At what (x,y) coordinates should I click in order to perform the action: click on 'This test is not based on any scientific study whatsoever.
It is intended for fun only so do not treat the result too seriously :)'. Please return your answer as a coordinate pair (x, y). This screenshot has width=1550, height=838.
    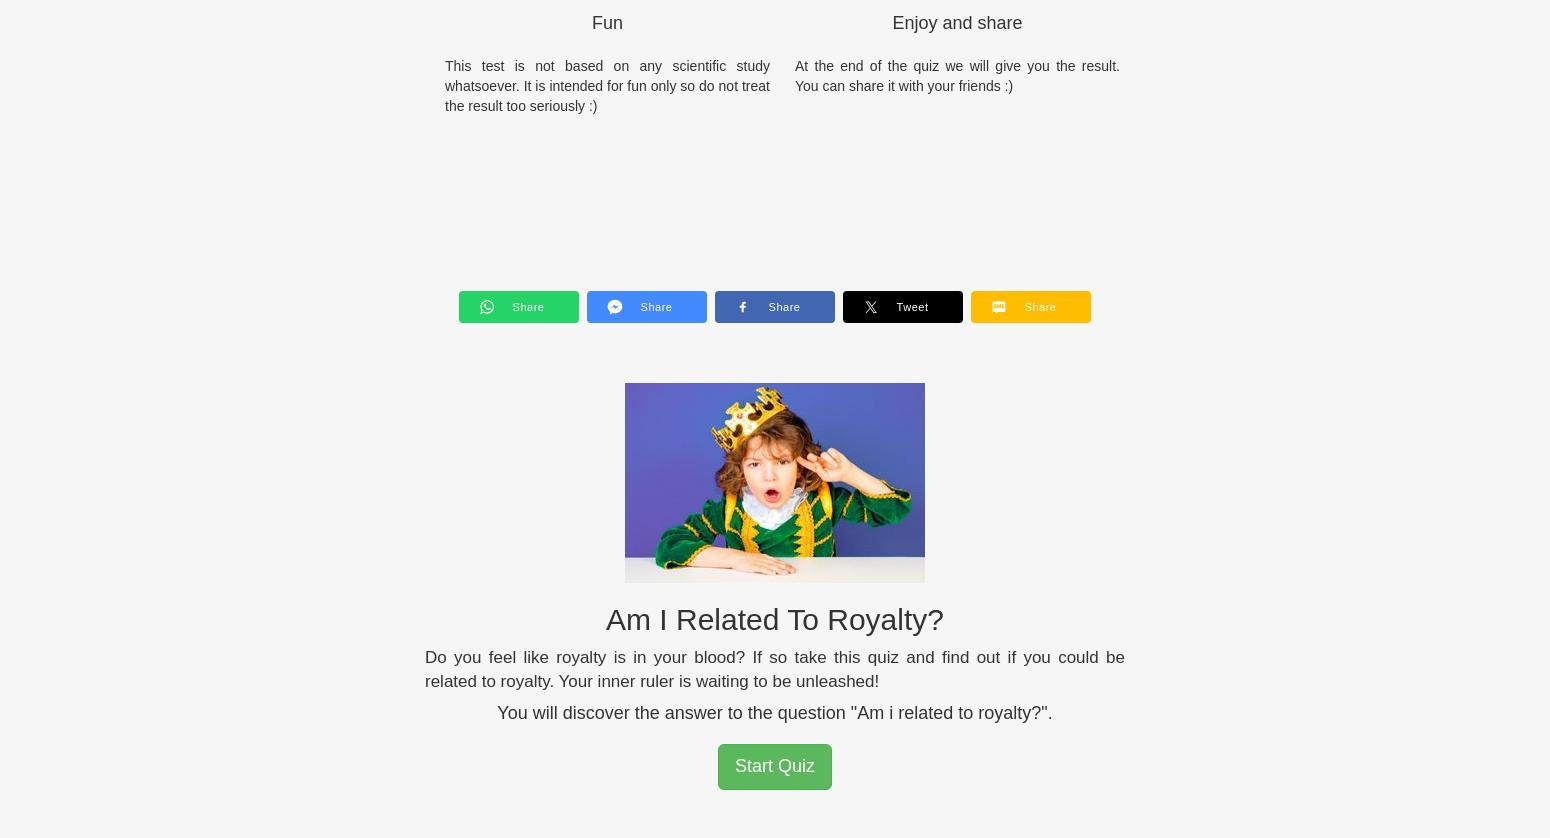
    Looking at the image, I should click on (607, 84).